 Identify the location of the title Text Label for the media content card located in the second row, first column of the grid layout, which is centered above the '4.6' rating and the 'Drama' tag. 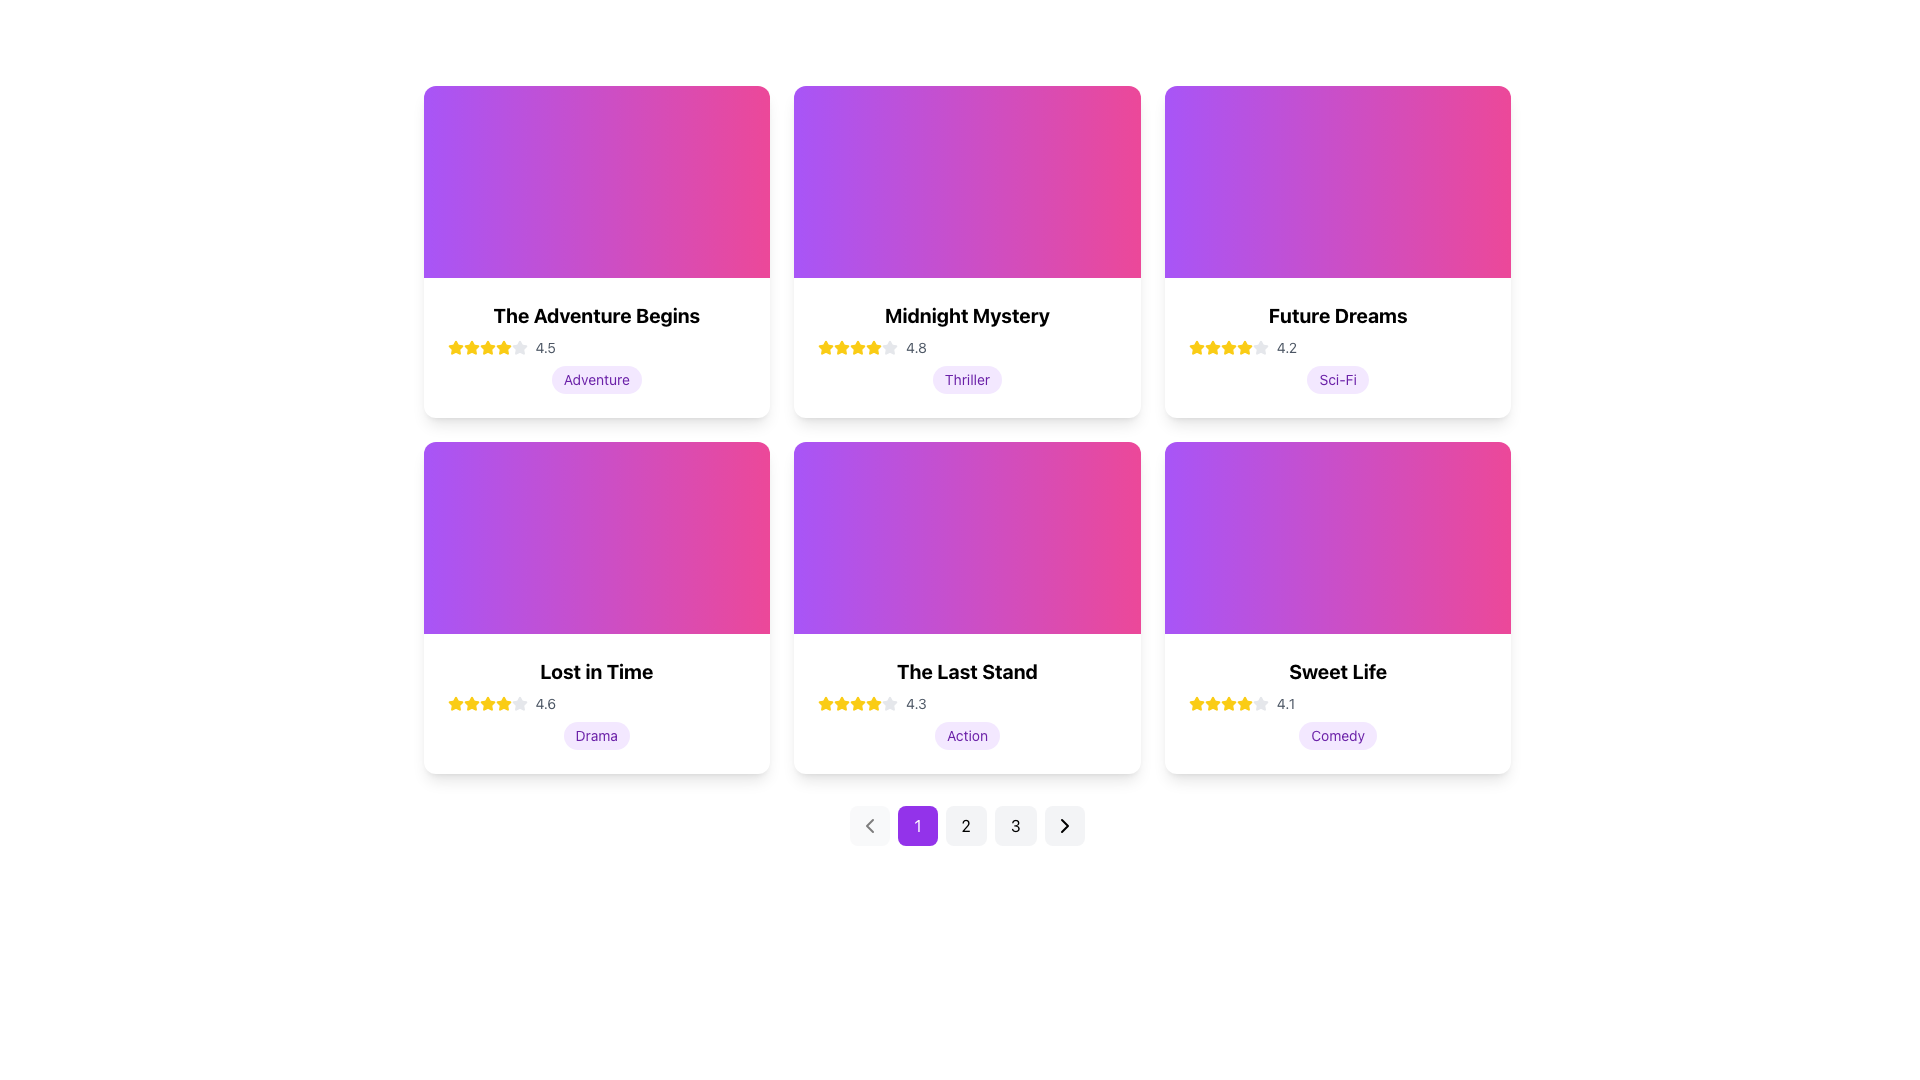
(595, 671).